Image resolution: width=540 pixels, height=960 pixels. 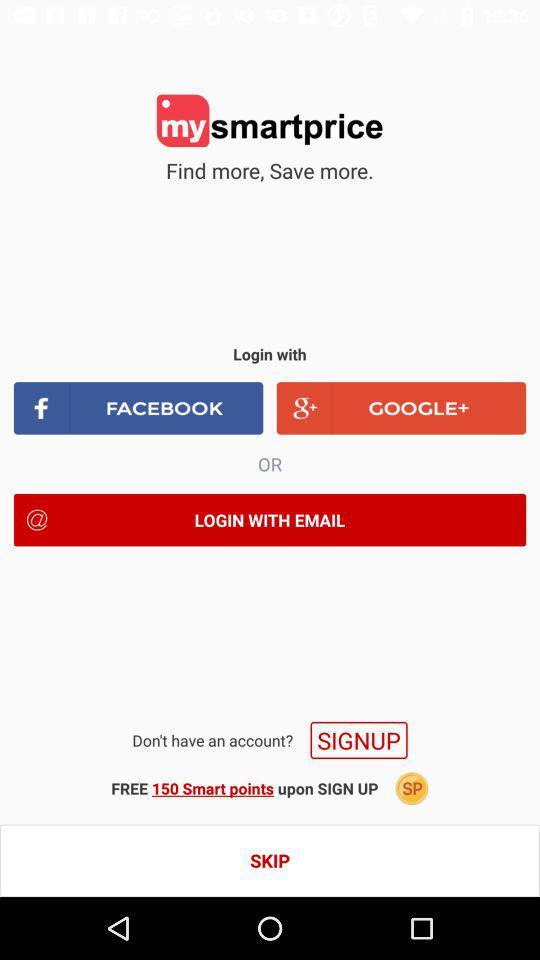 What do you see at coordinates (411, 788) in the screenshot?
I see `the icon above skip icon` at bounding box center [411, 788].